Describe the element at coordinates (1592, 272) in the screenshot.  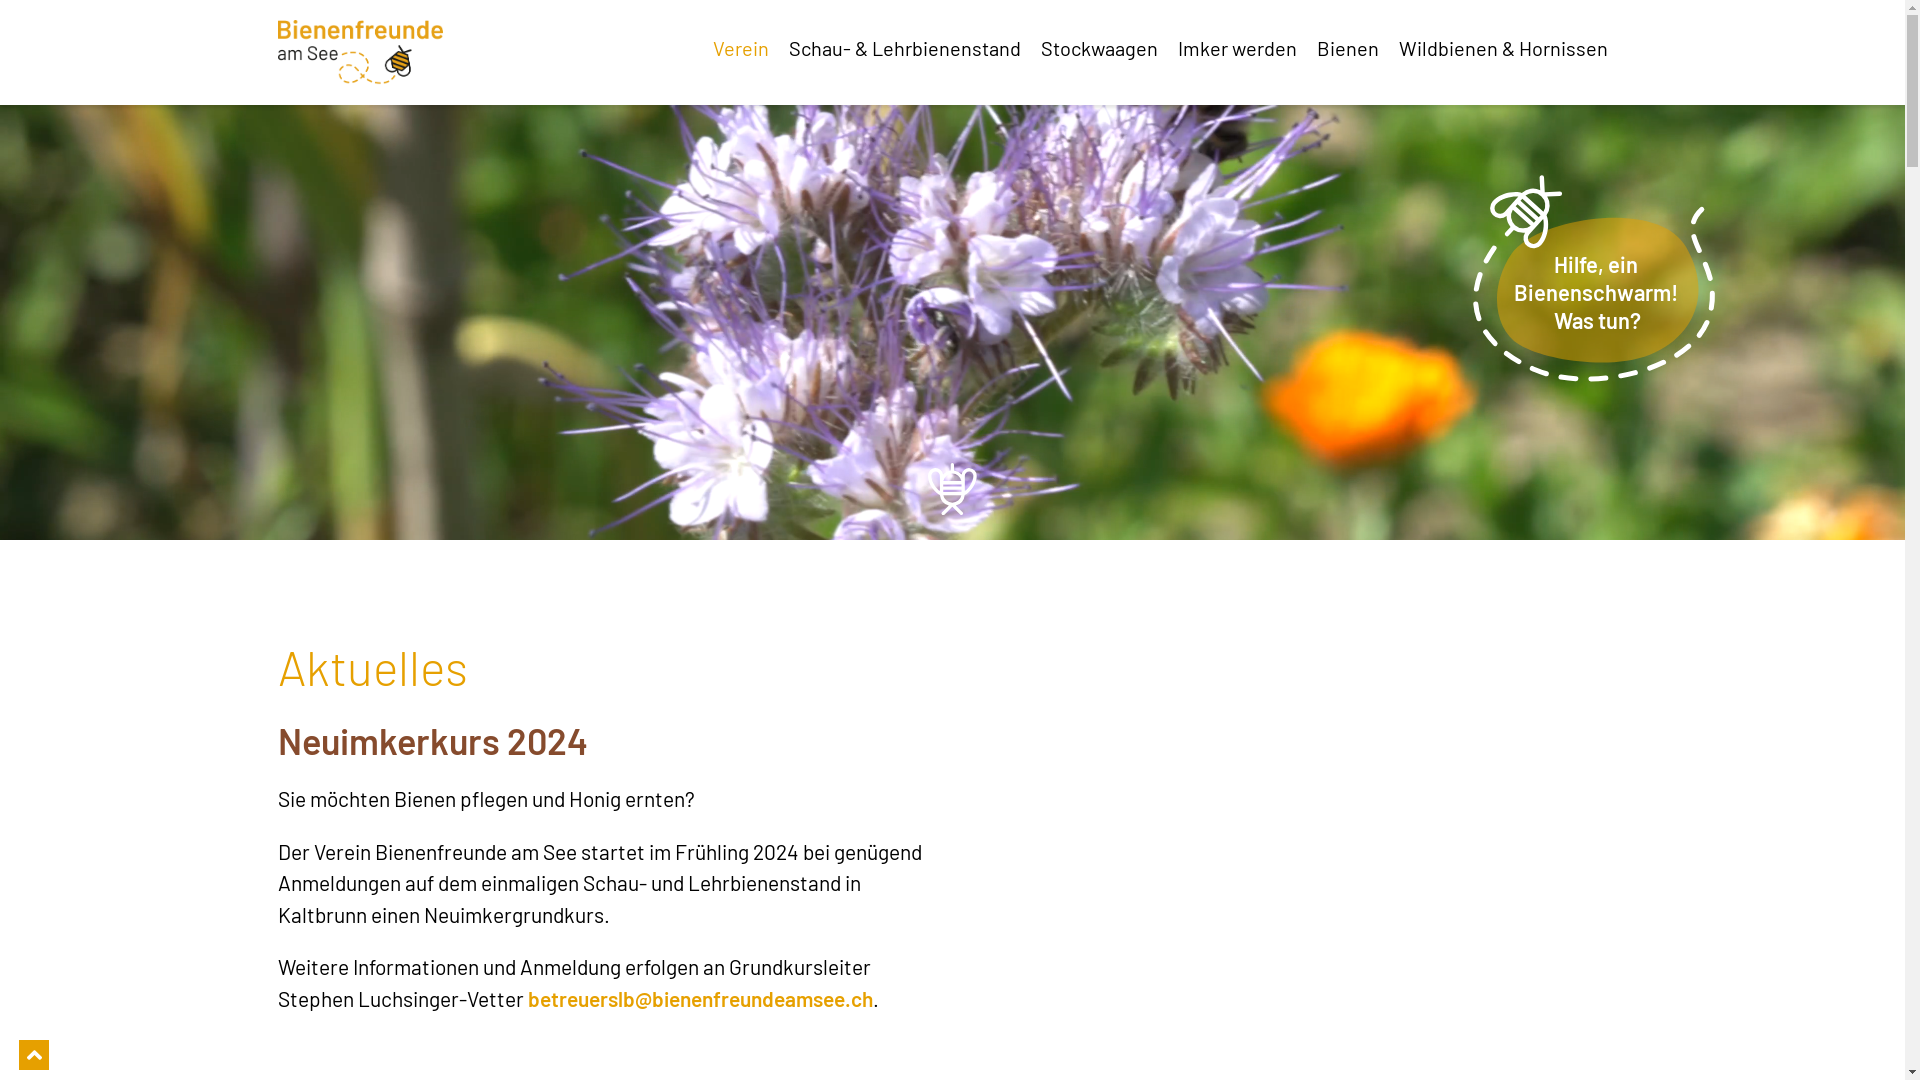
I see `'Hilfe, ein Bienenschwarm! Was tun?'` at that location.